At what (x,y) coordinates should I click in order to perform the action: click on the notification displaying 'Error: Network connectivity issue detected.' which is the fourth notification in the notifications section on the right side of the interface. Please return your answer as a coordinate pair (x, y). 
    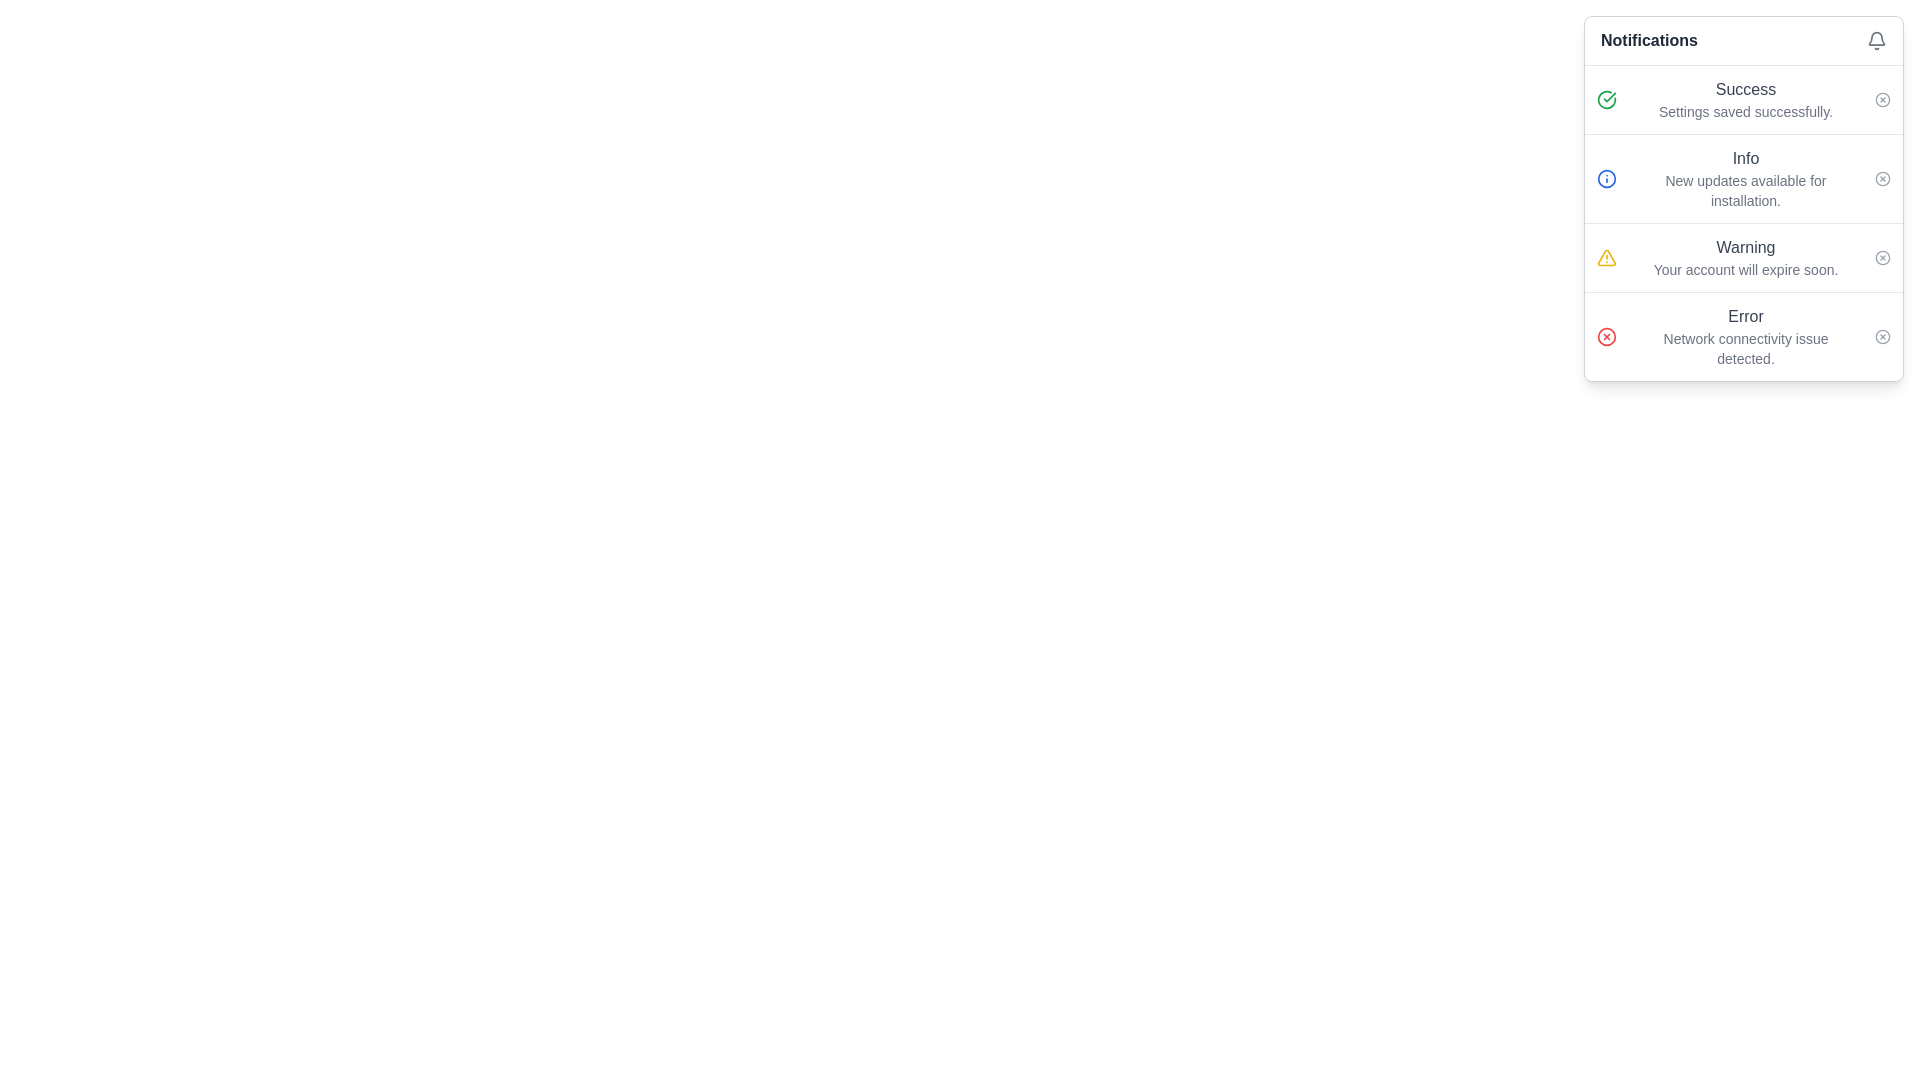
    Looking at the image, I should click on (1745, 335).